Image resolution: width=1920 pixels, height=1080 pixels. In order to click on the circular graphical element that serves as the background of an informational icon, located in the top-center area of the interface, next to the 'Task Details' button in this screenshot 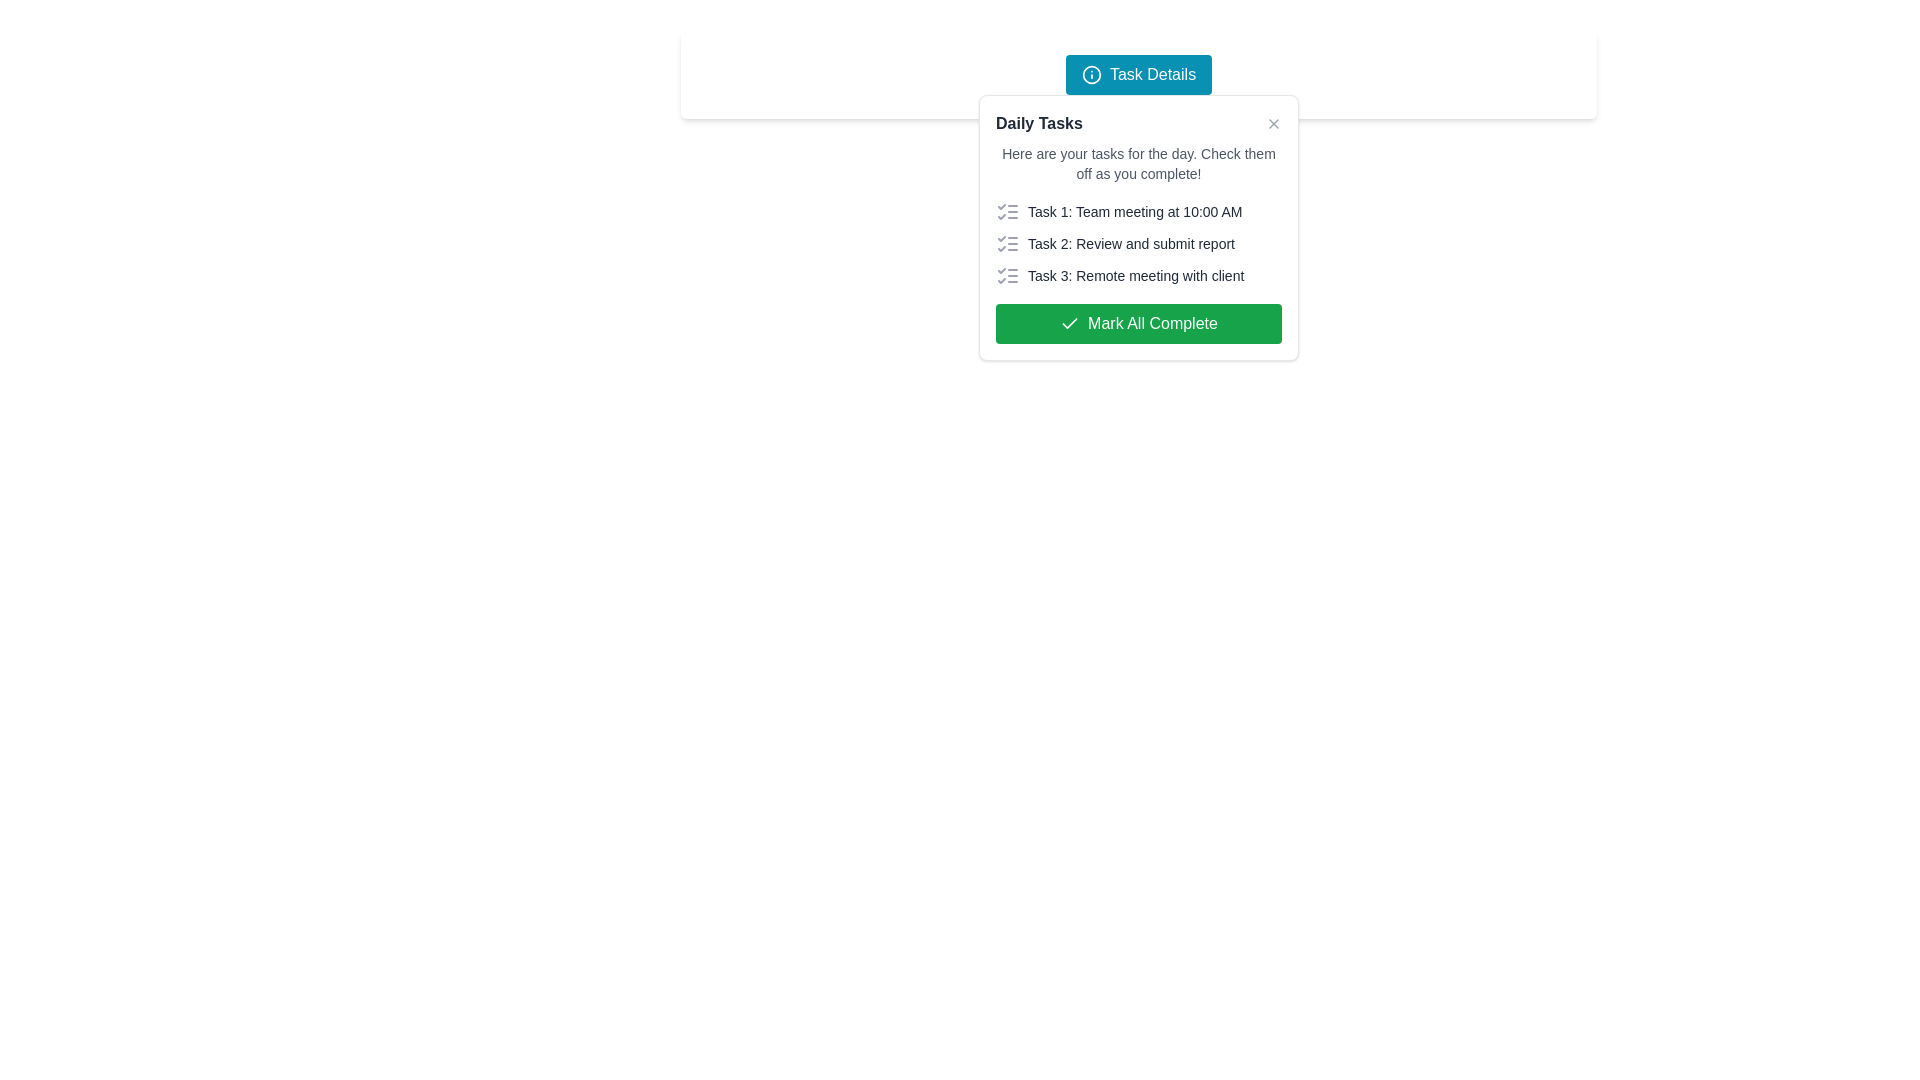, I will do `click(1090, 73)`.